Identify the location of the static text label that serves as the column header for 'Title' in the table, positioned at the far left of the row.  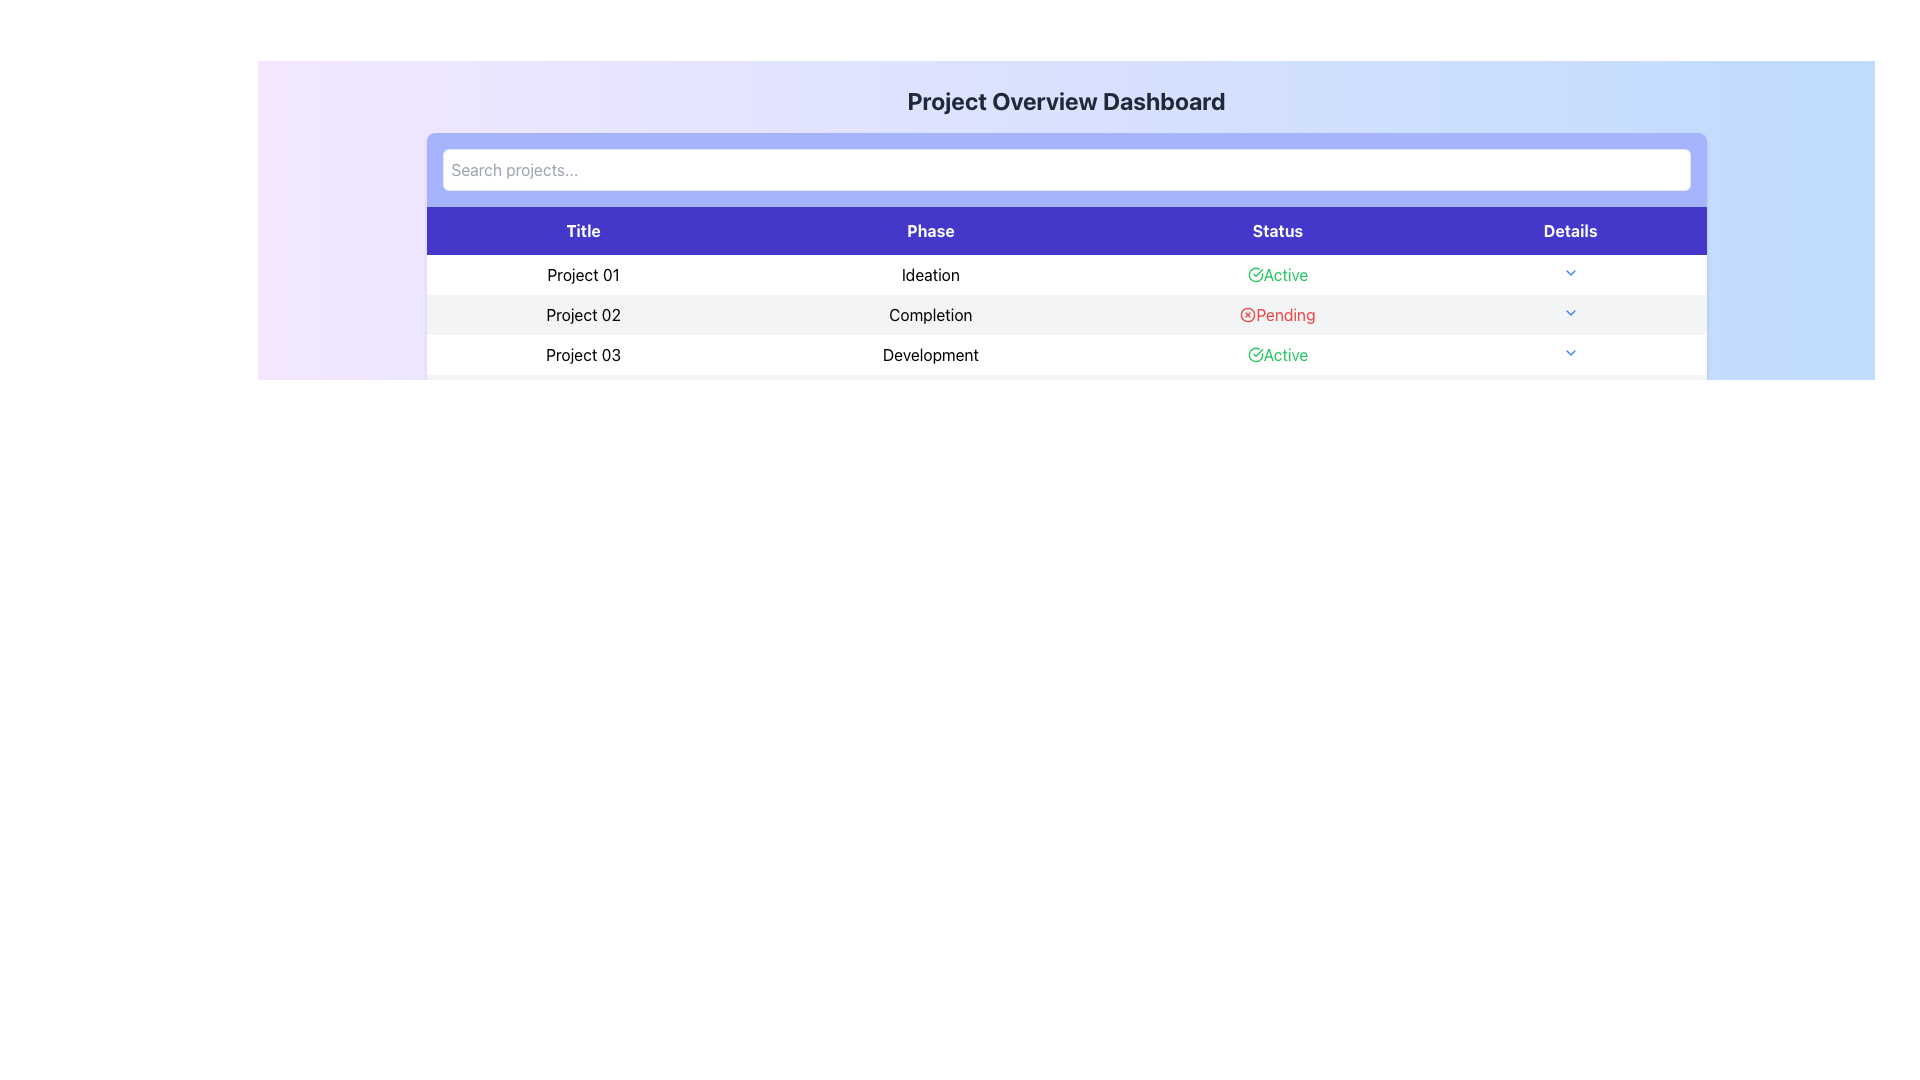
(582, 230).